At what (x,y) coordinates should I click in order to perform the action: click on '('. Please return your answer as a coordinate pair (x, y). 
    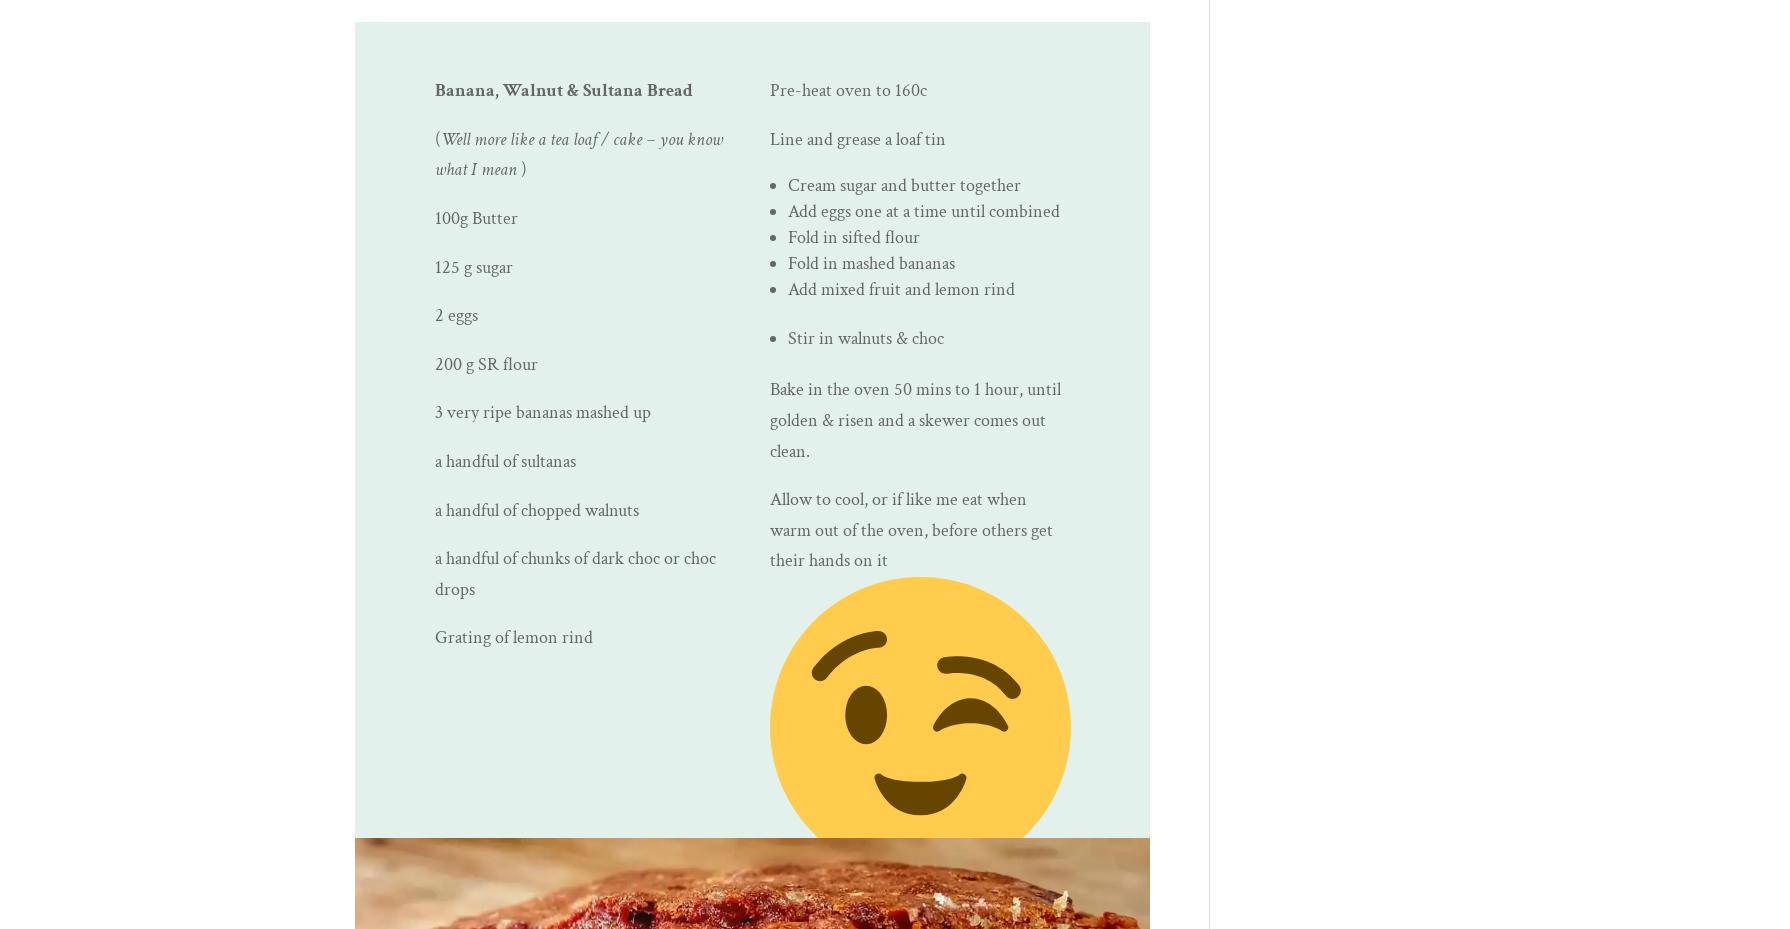
    Looking at the image, I should click on (434, 138).